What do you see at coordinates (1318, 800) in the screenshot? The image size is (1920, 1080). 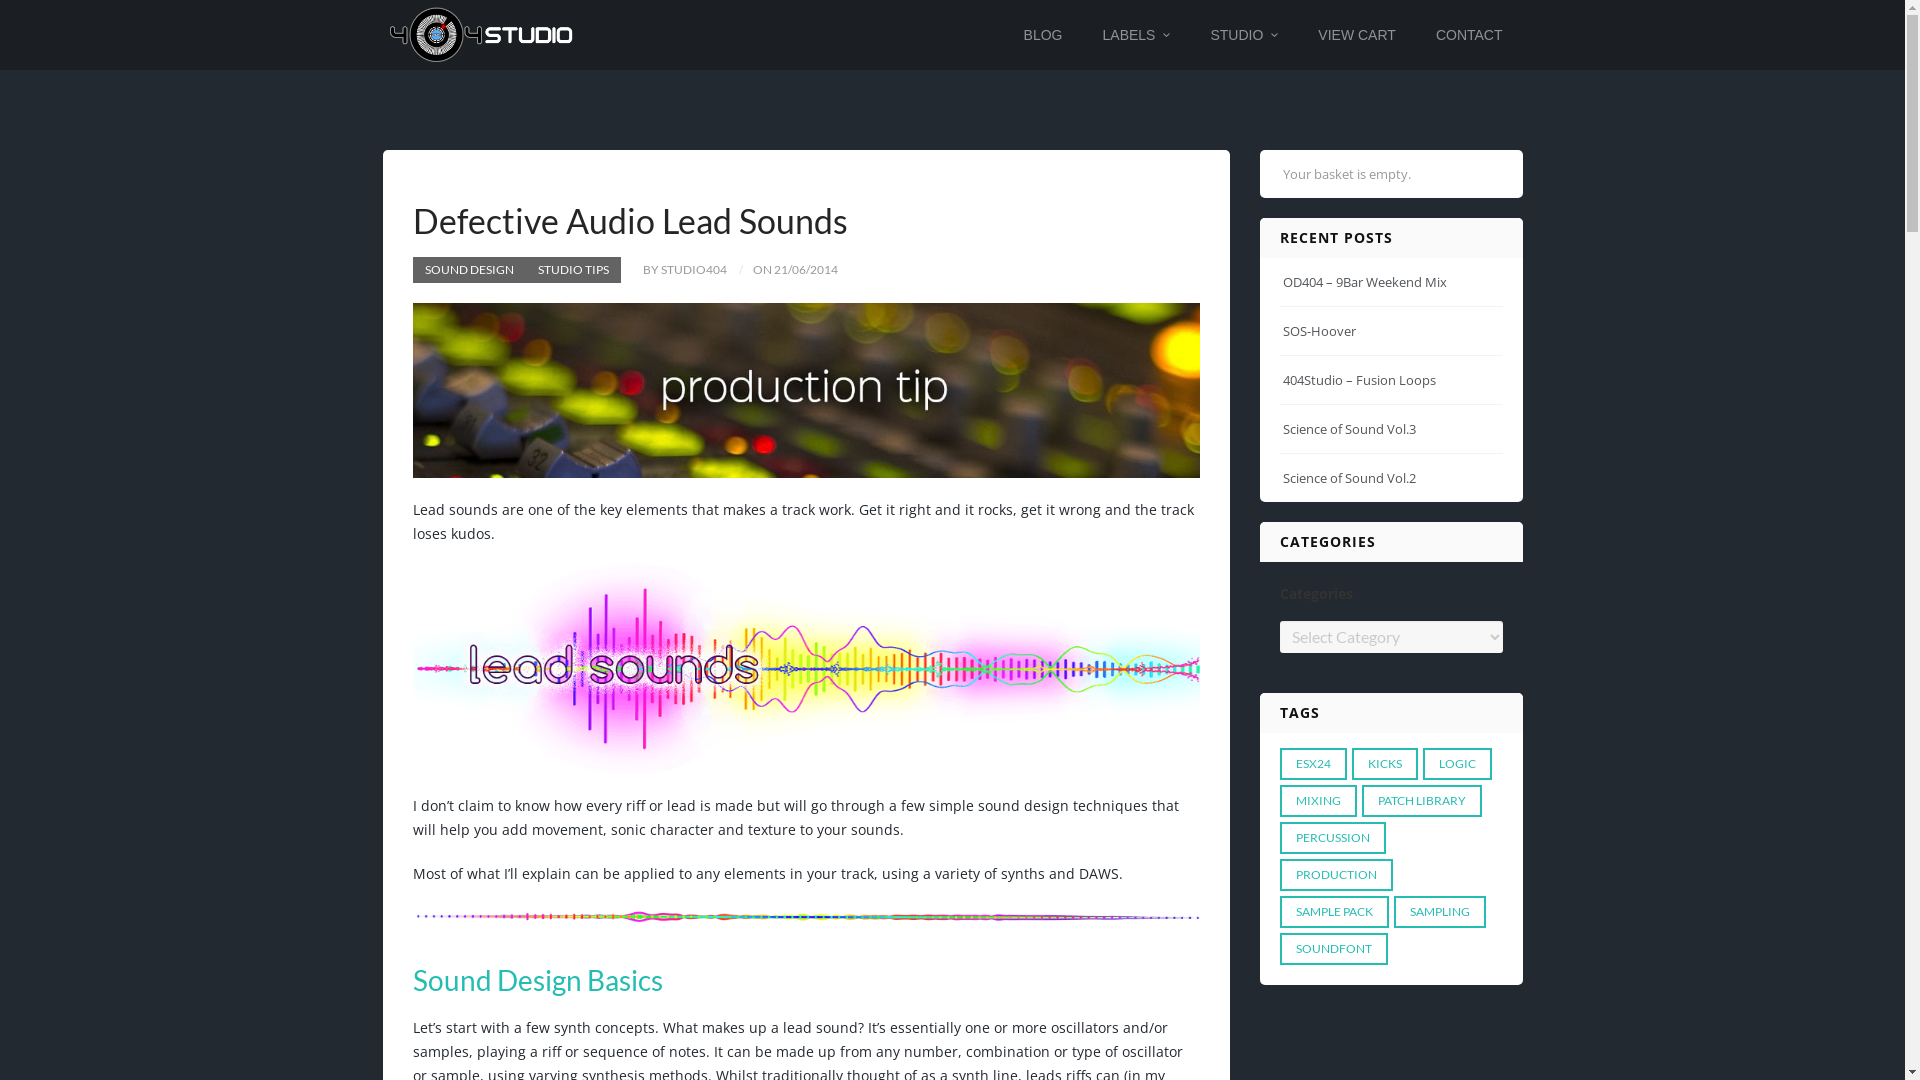 I see `'MIXING'` at bounding box center [1318, 800].